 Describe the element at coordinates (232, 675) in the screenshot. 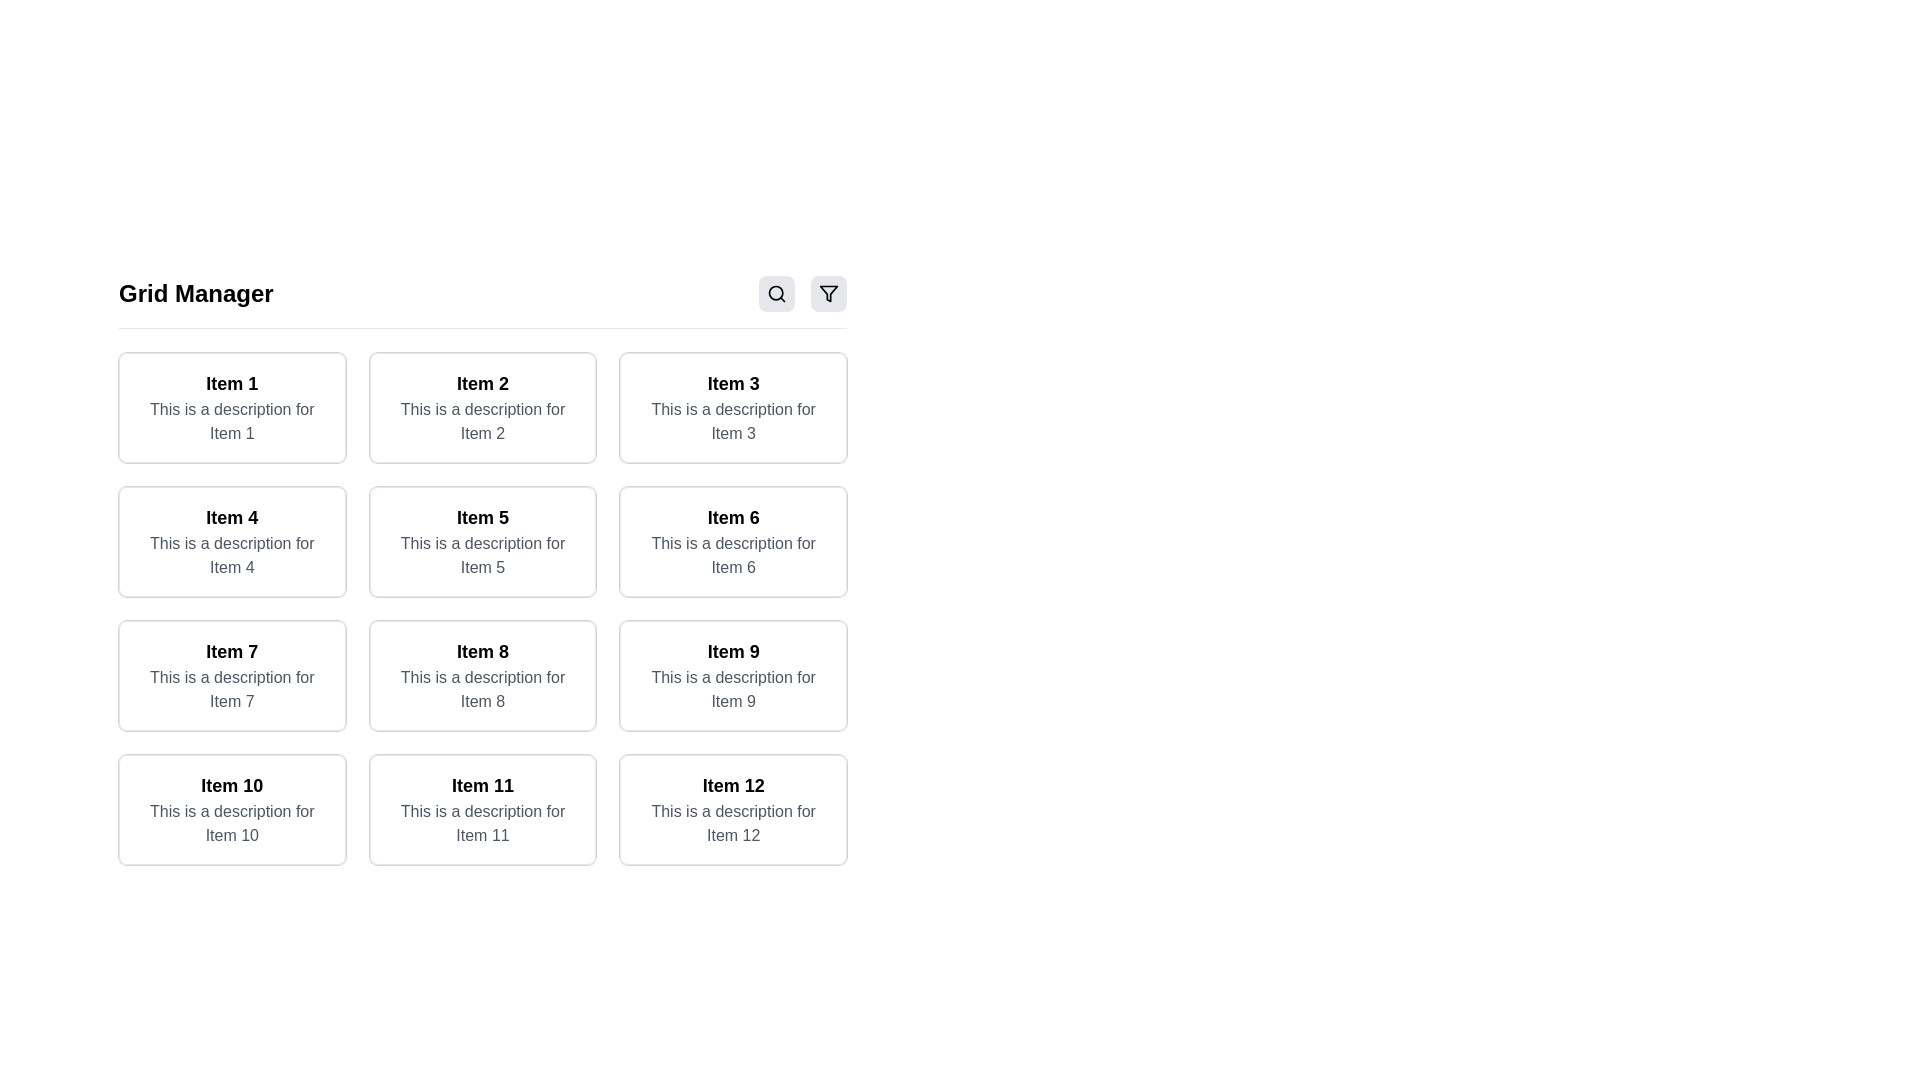

I see `the card representing 'Item 7', which is located in the fourth row and the first column of a 3-column grid layout` at that location.